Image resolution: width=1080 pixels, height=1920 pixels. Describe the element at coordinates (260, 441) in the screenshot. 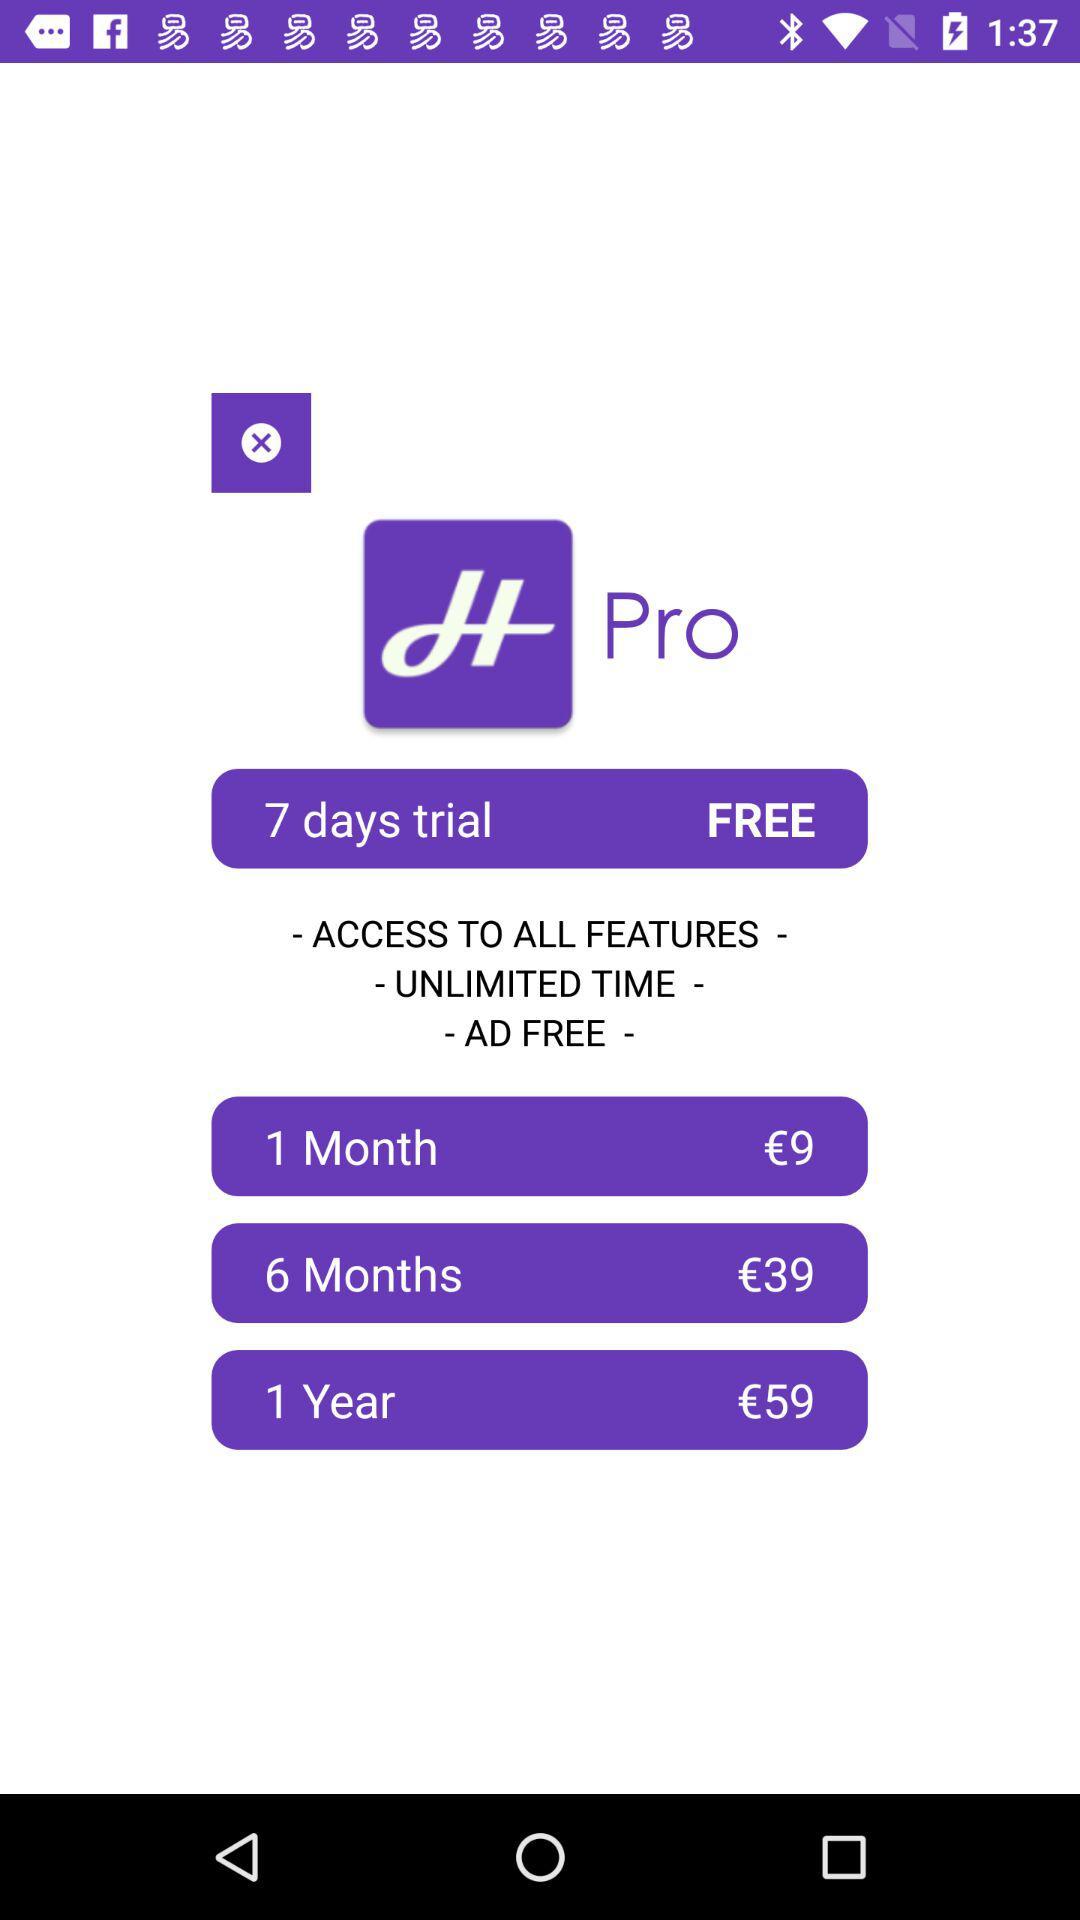

I see `the item at the top left corner` at that location.